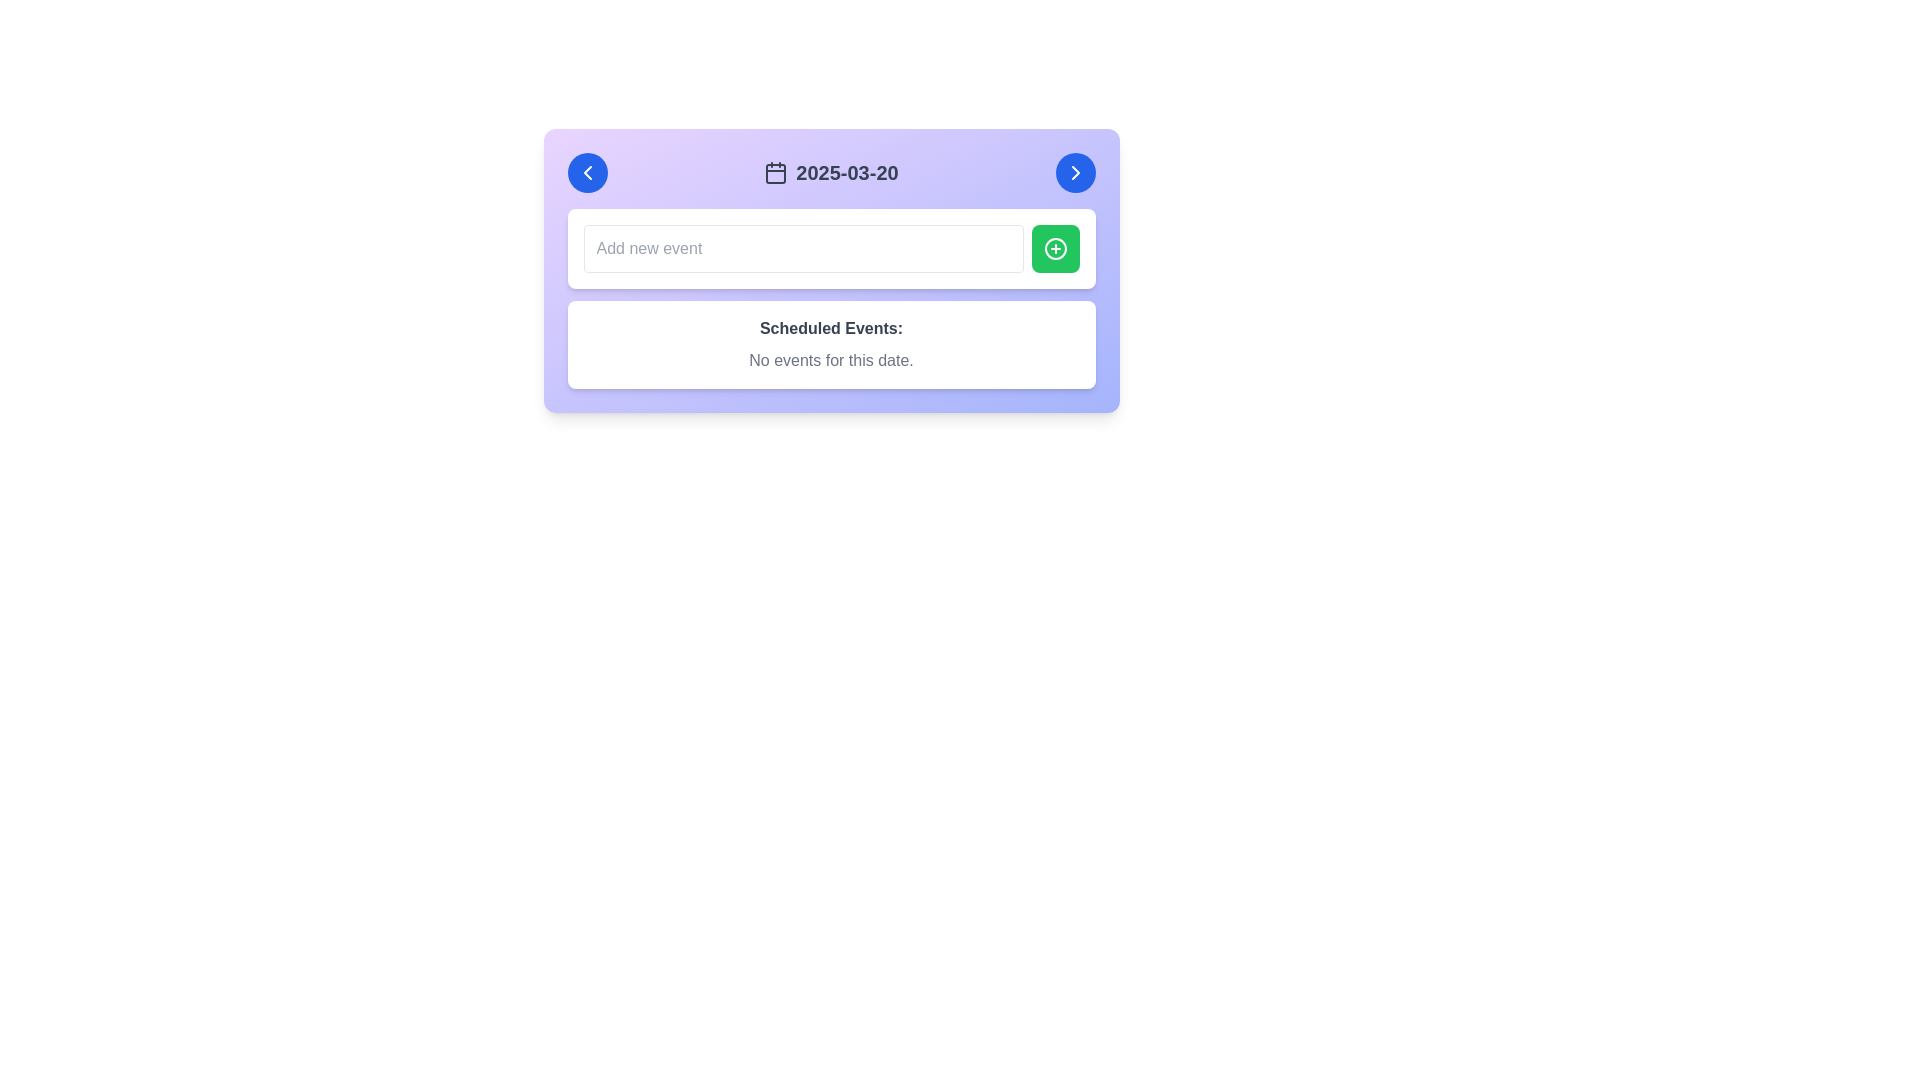  I want to click on the iconography embedded within the green button to the right of the 'Add new event' input field, so click(1054, 248).